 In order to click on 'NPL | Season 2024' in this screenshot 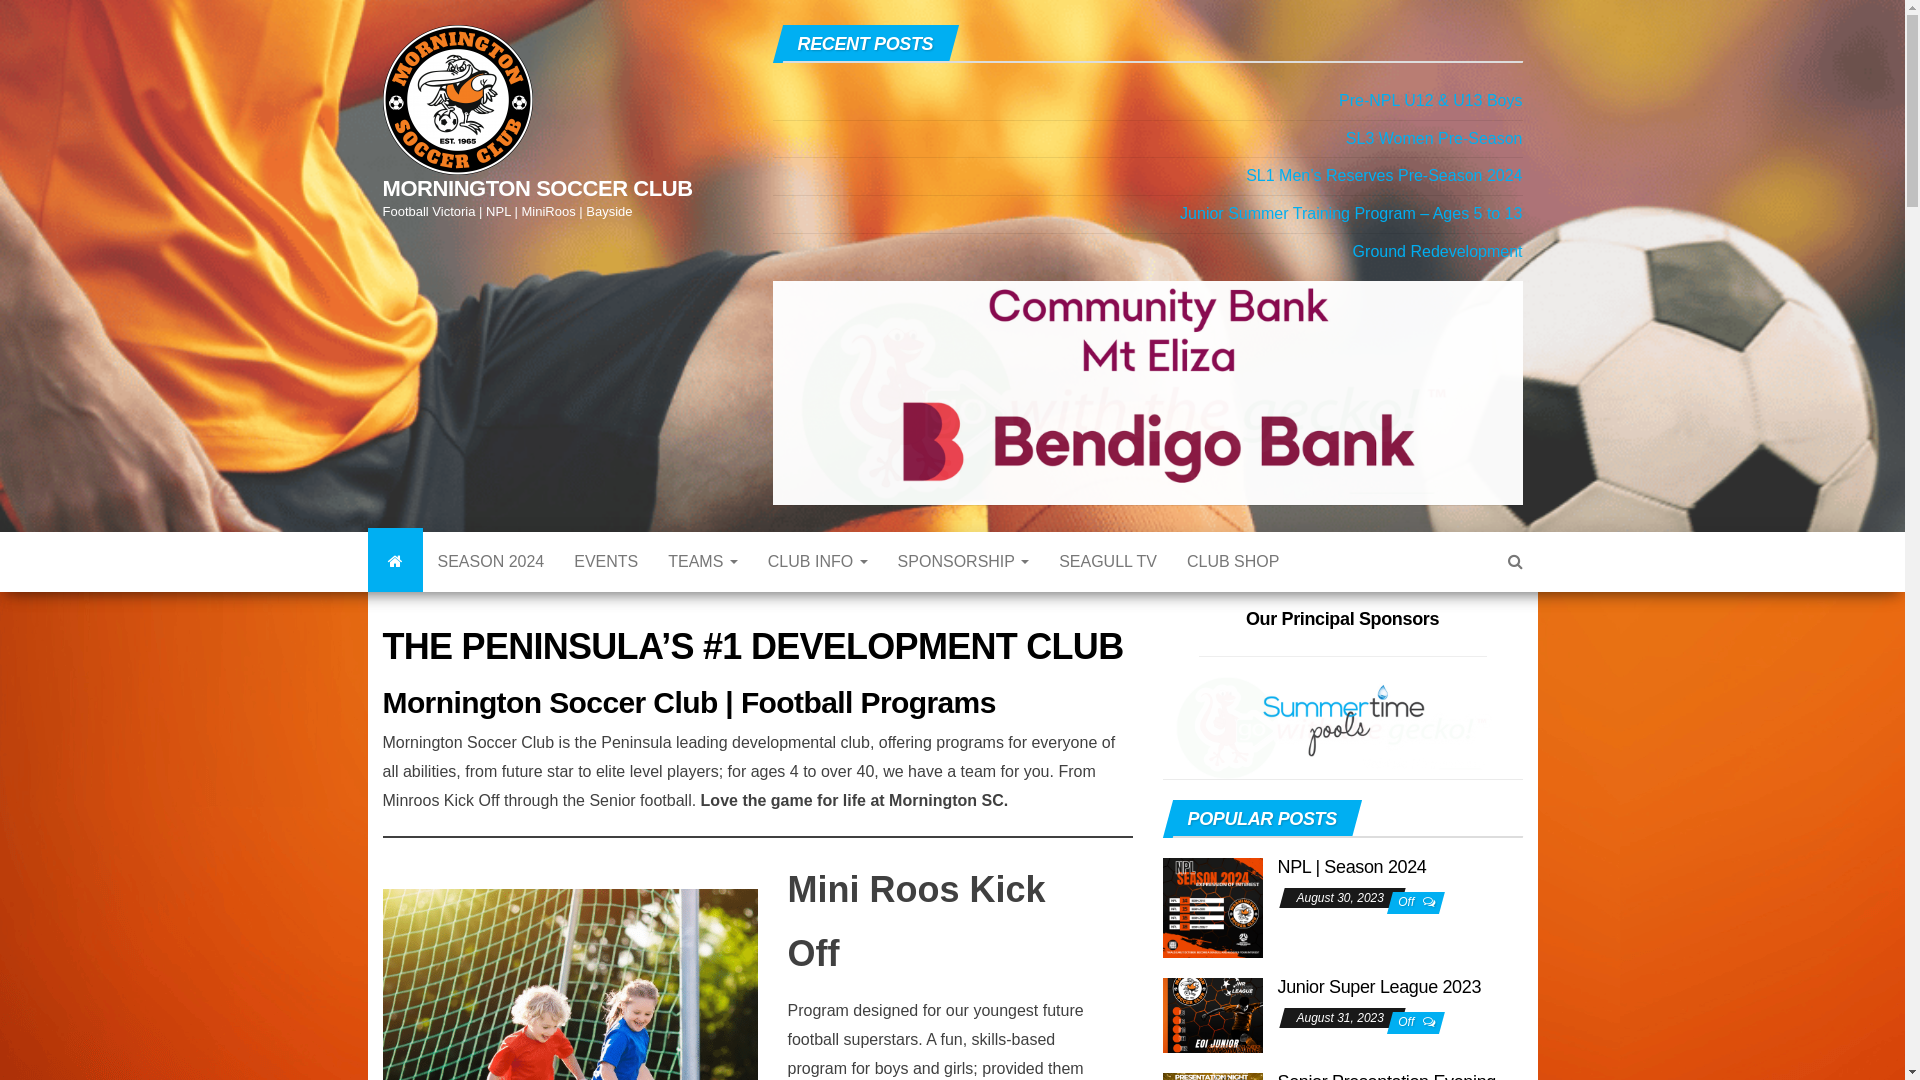, I will do `click(1211, 925)`.